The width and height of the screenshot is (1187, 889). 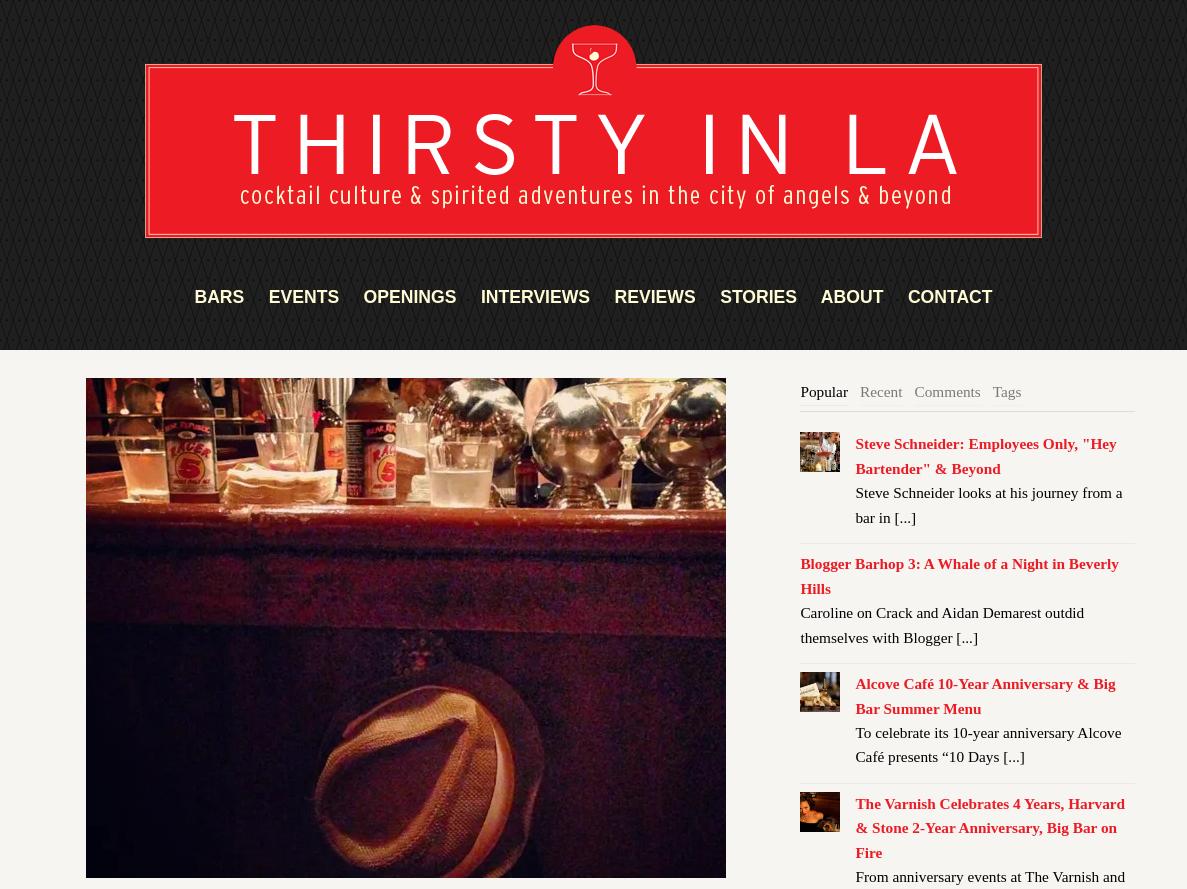 I want to click on 'INTERVIEWS', so click(x=534, y=296).